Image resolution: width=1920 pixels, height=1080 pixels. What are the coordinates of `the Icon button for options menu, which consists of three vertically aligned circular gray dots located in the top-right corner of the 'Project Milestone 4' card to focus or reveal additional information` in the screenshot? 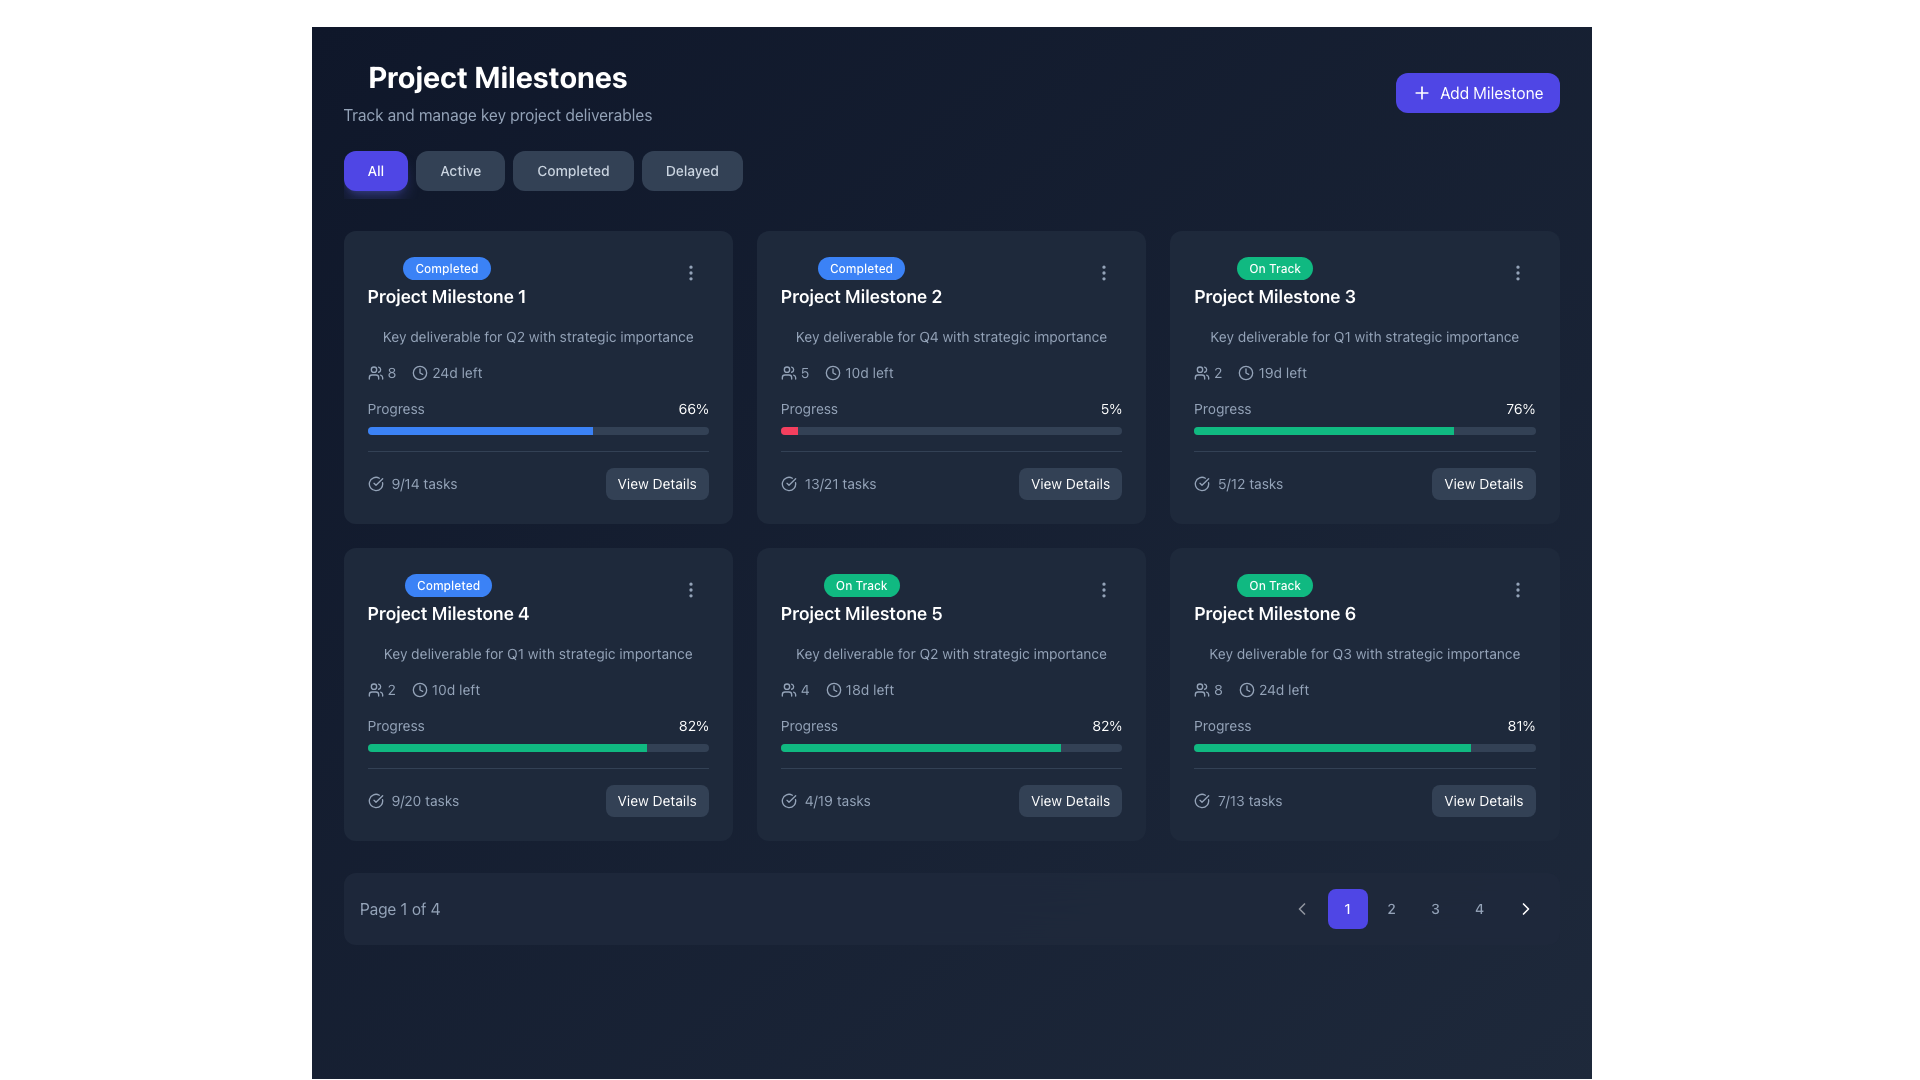 It's located at (690, 589).